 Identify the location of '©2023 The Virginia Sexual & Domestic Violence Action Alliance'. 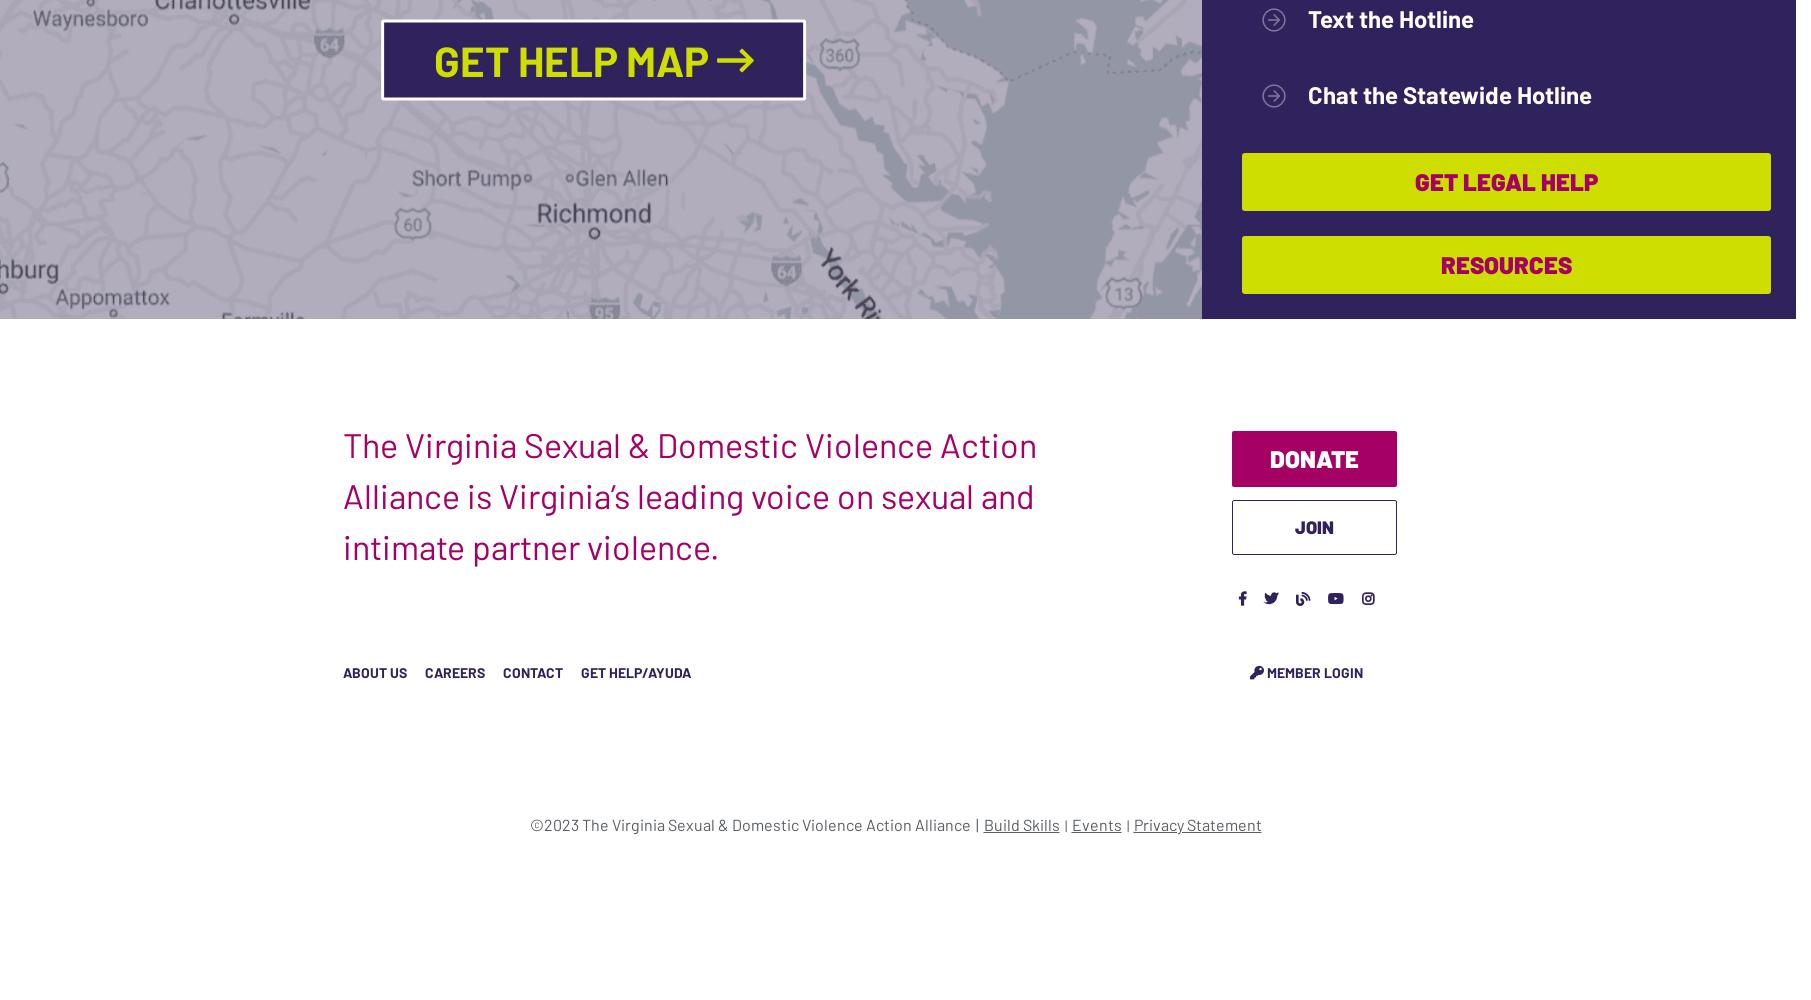
(527, 822).